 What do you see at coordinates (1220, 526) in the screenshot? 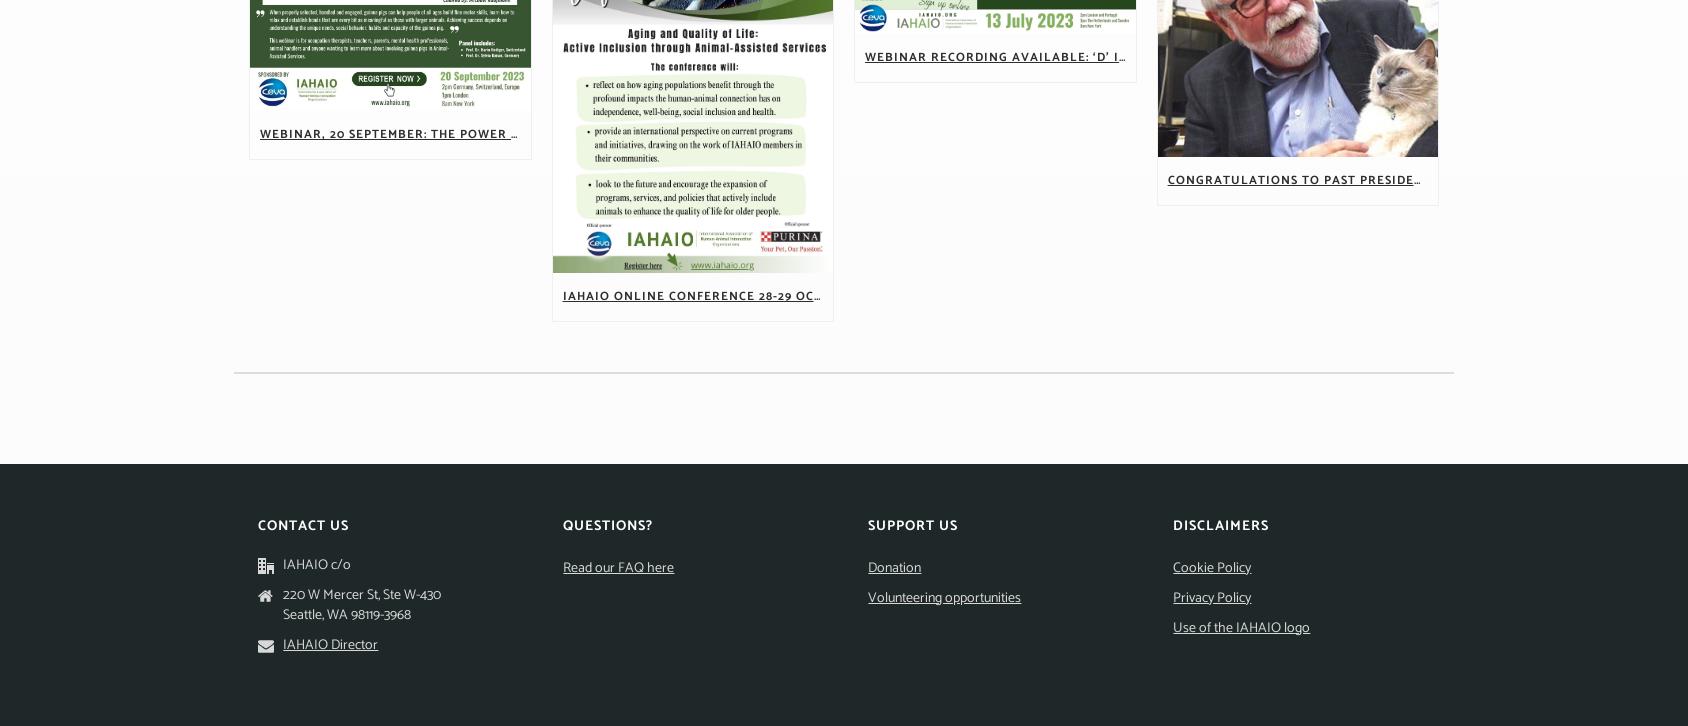
I see `'Disclaimers'` at bounding box center [1220, 526].